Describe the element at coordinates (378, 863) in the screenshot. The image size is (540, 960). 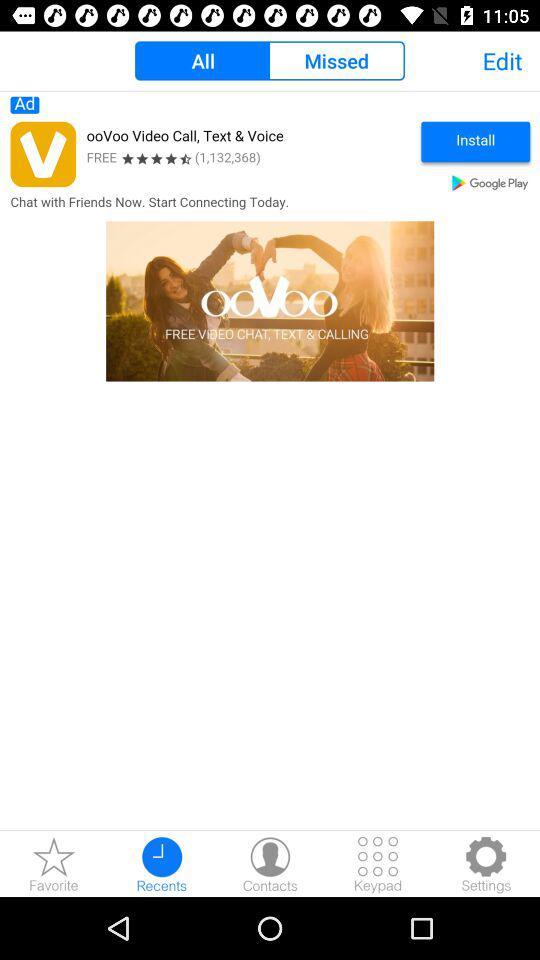
I see `open keypad` at that location.